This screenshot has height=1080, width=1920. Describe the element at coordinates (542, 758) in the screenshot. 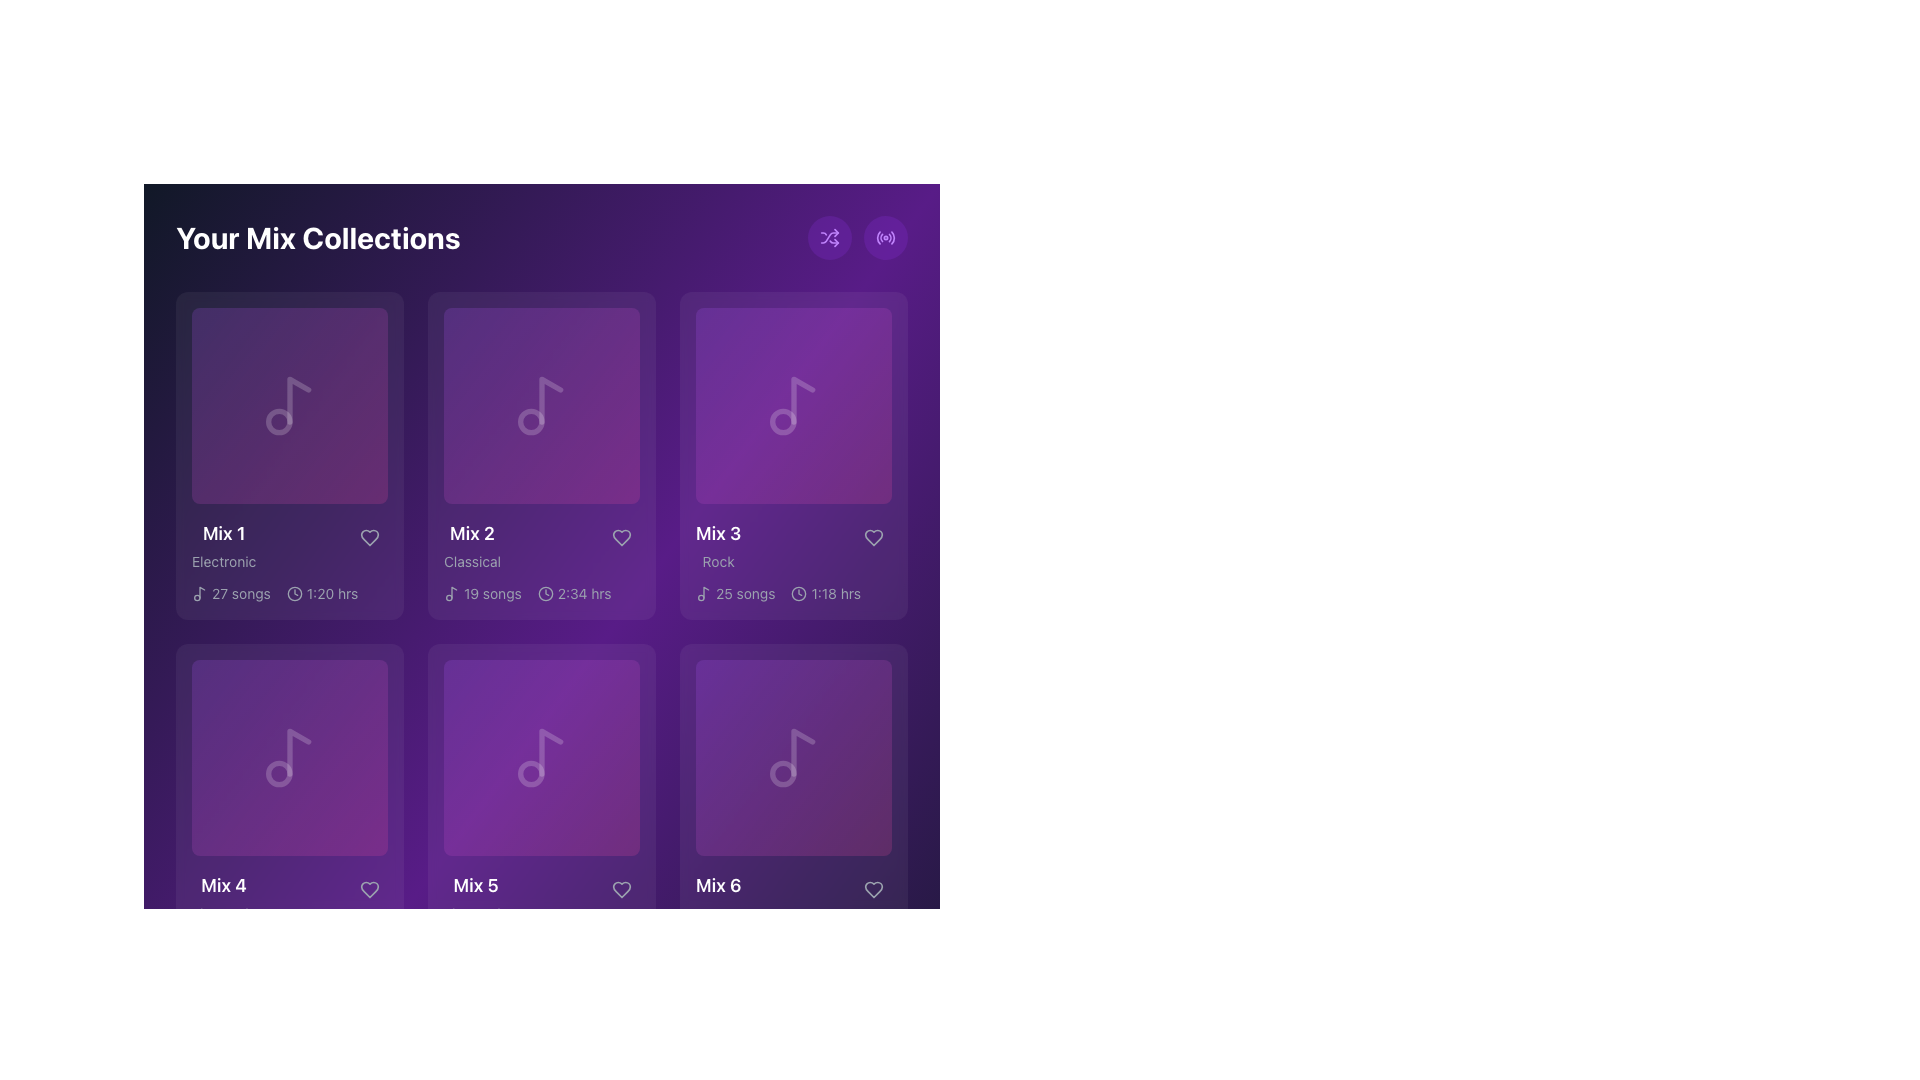

I see `the Play icon located in the center of the 'Mix 5' card to initiate playback` at that location.